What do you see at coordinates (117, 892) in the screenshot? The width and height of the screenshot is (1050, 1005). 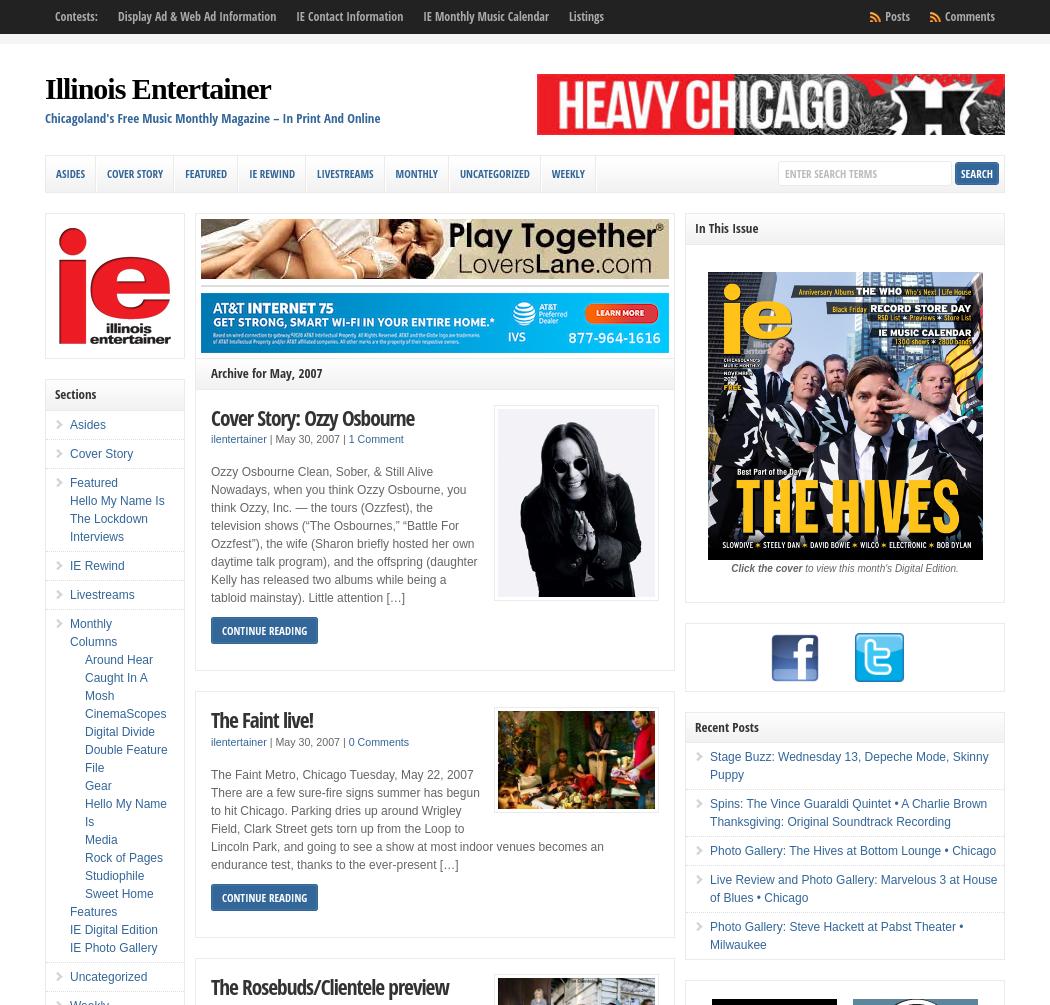 I see `'Sweet Home'` at bounding box center [117, 892].